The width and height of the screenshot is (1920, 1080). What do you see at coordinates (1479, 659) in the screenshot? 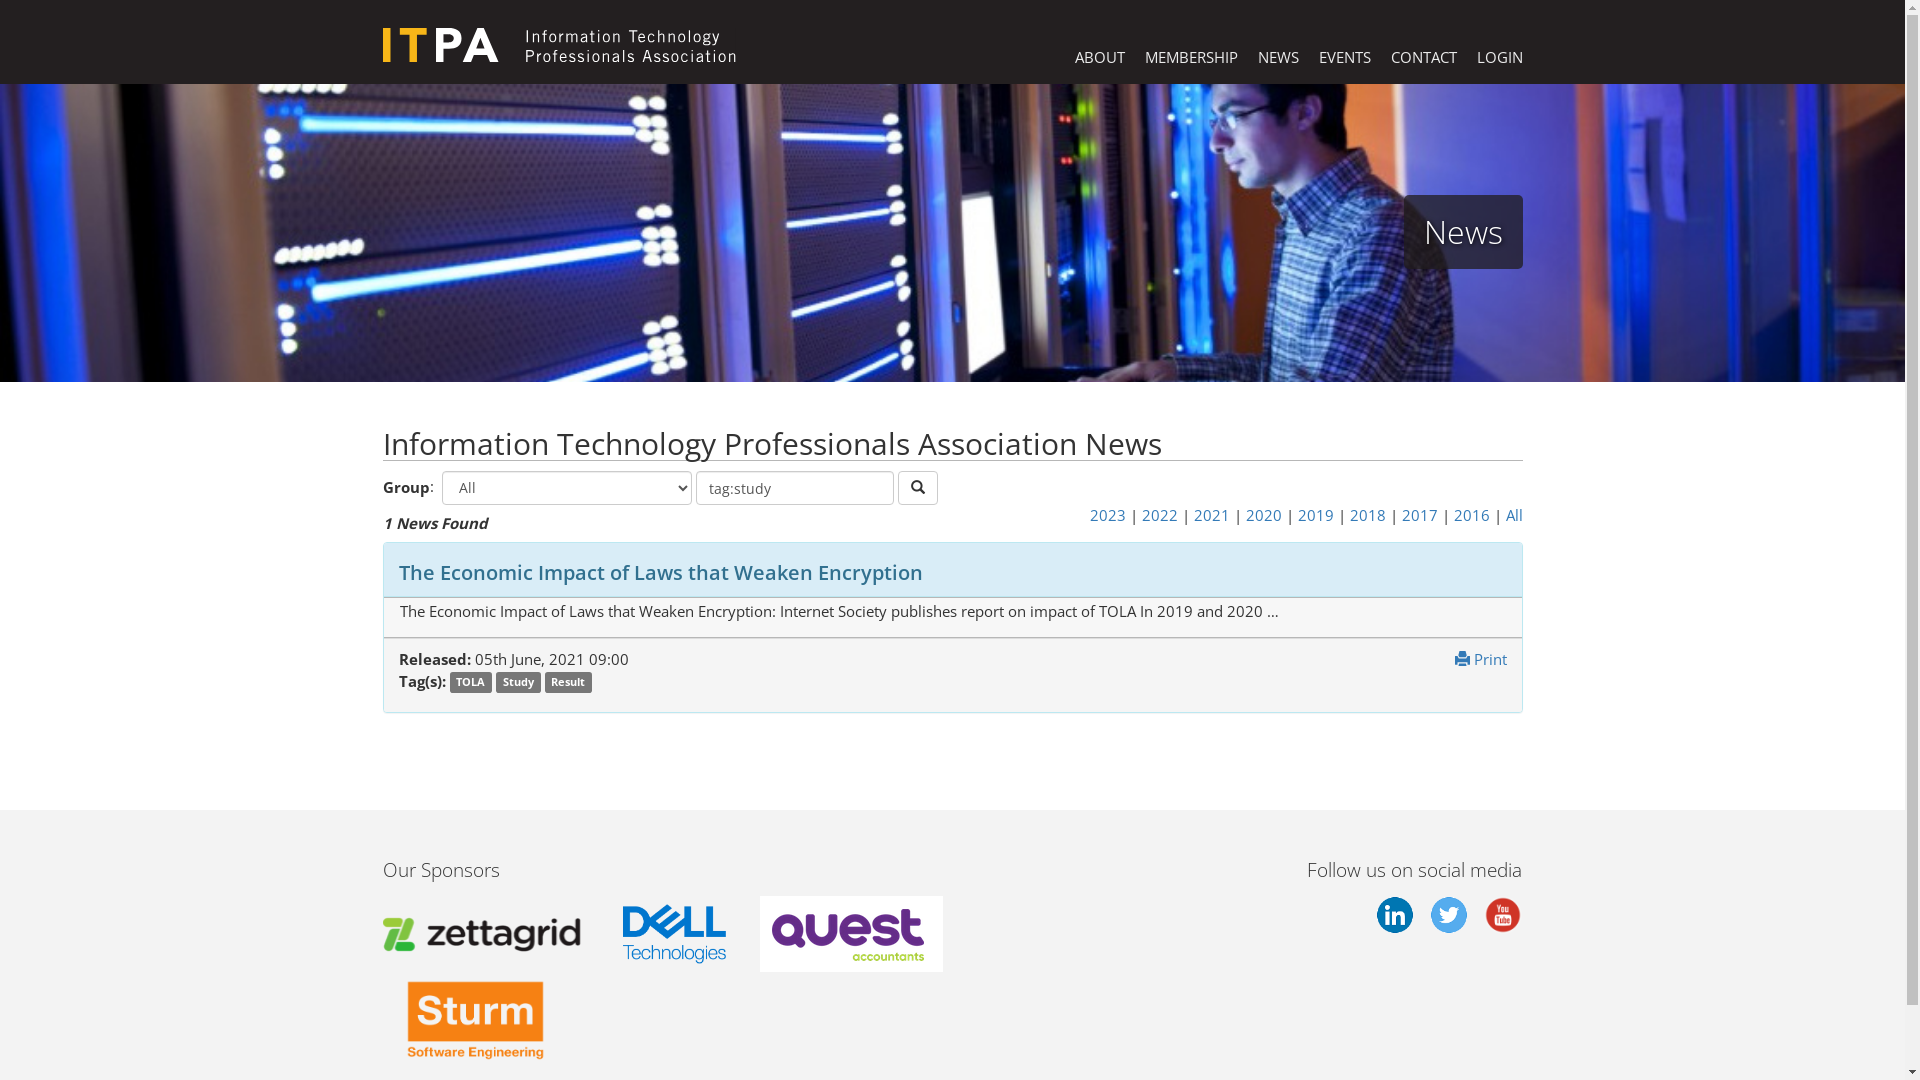
I see `'Print'` at bounding box center [1479, 659].